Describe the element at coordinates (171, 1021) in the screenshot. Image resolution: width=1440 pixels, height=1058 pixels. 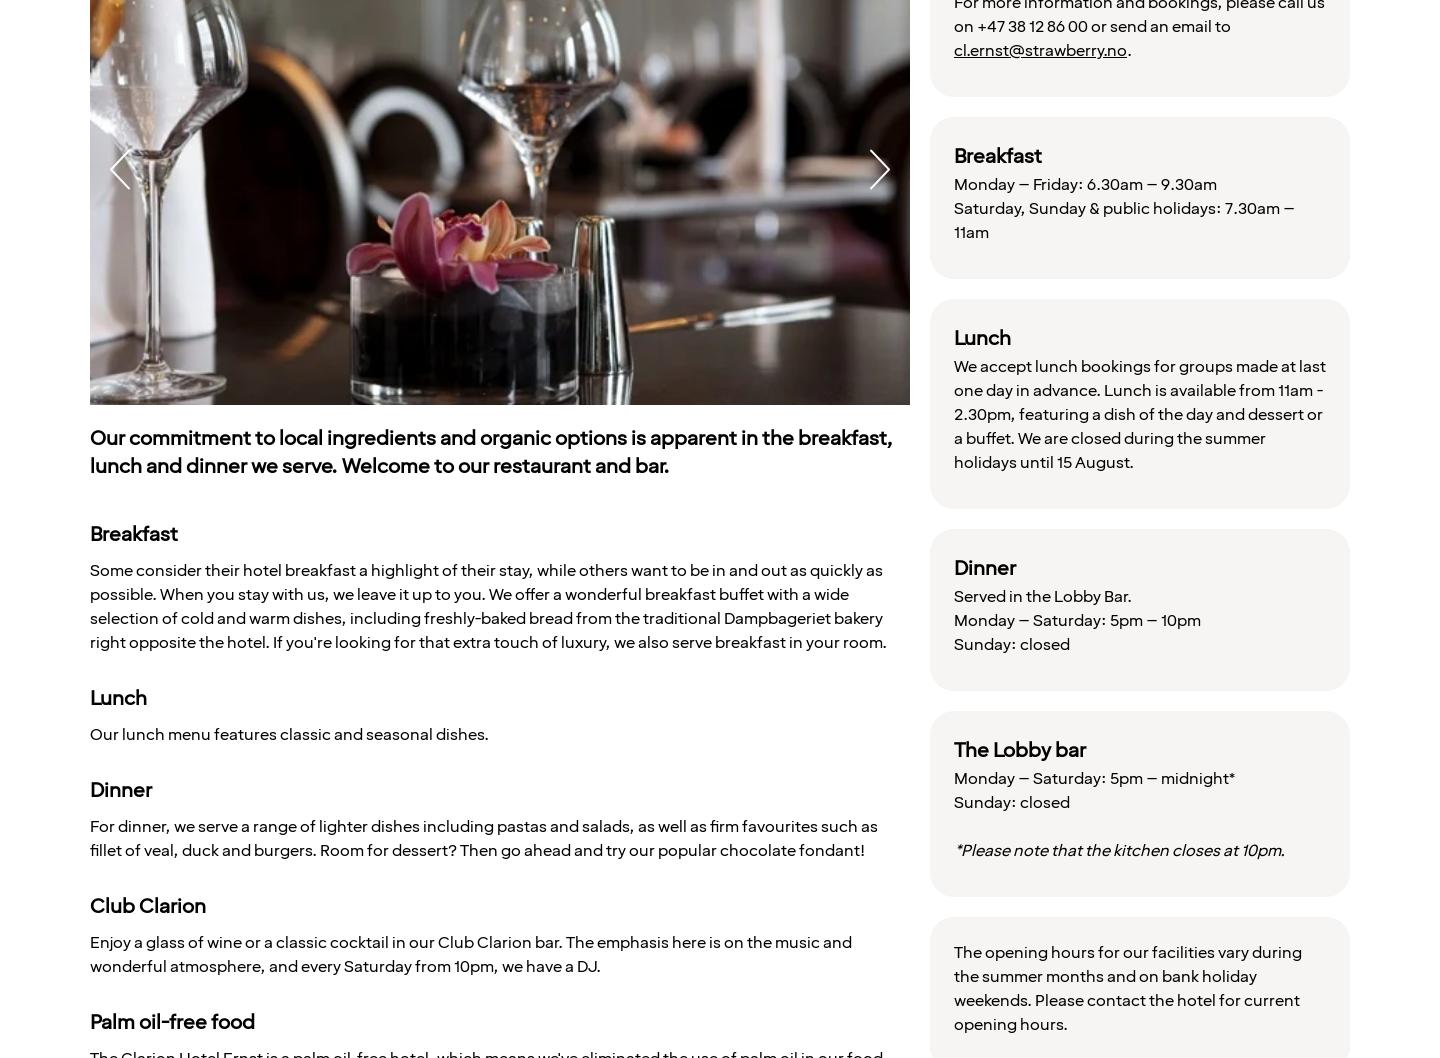
I see `'Palm oil-free food'` at that location.